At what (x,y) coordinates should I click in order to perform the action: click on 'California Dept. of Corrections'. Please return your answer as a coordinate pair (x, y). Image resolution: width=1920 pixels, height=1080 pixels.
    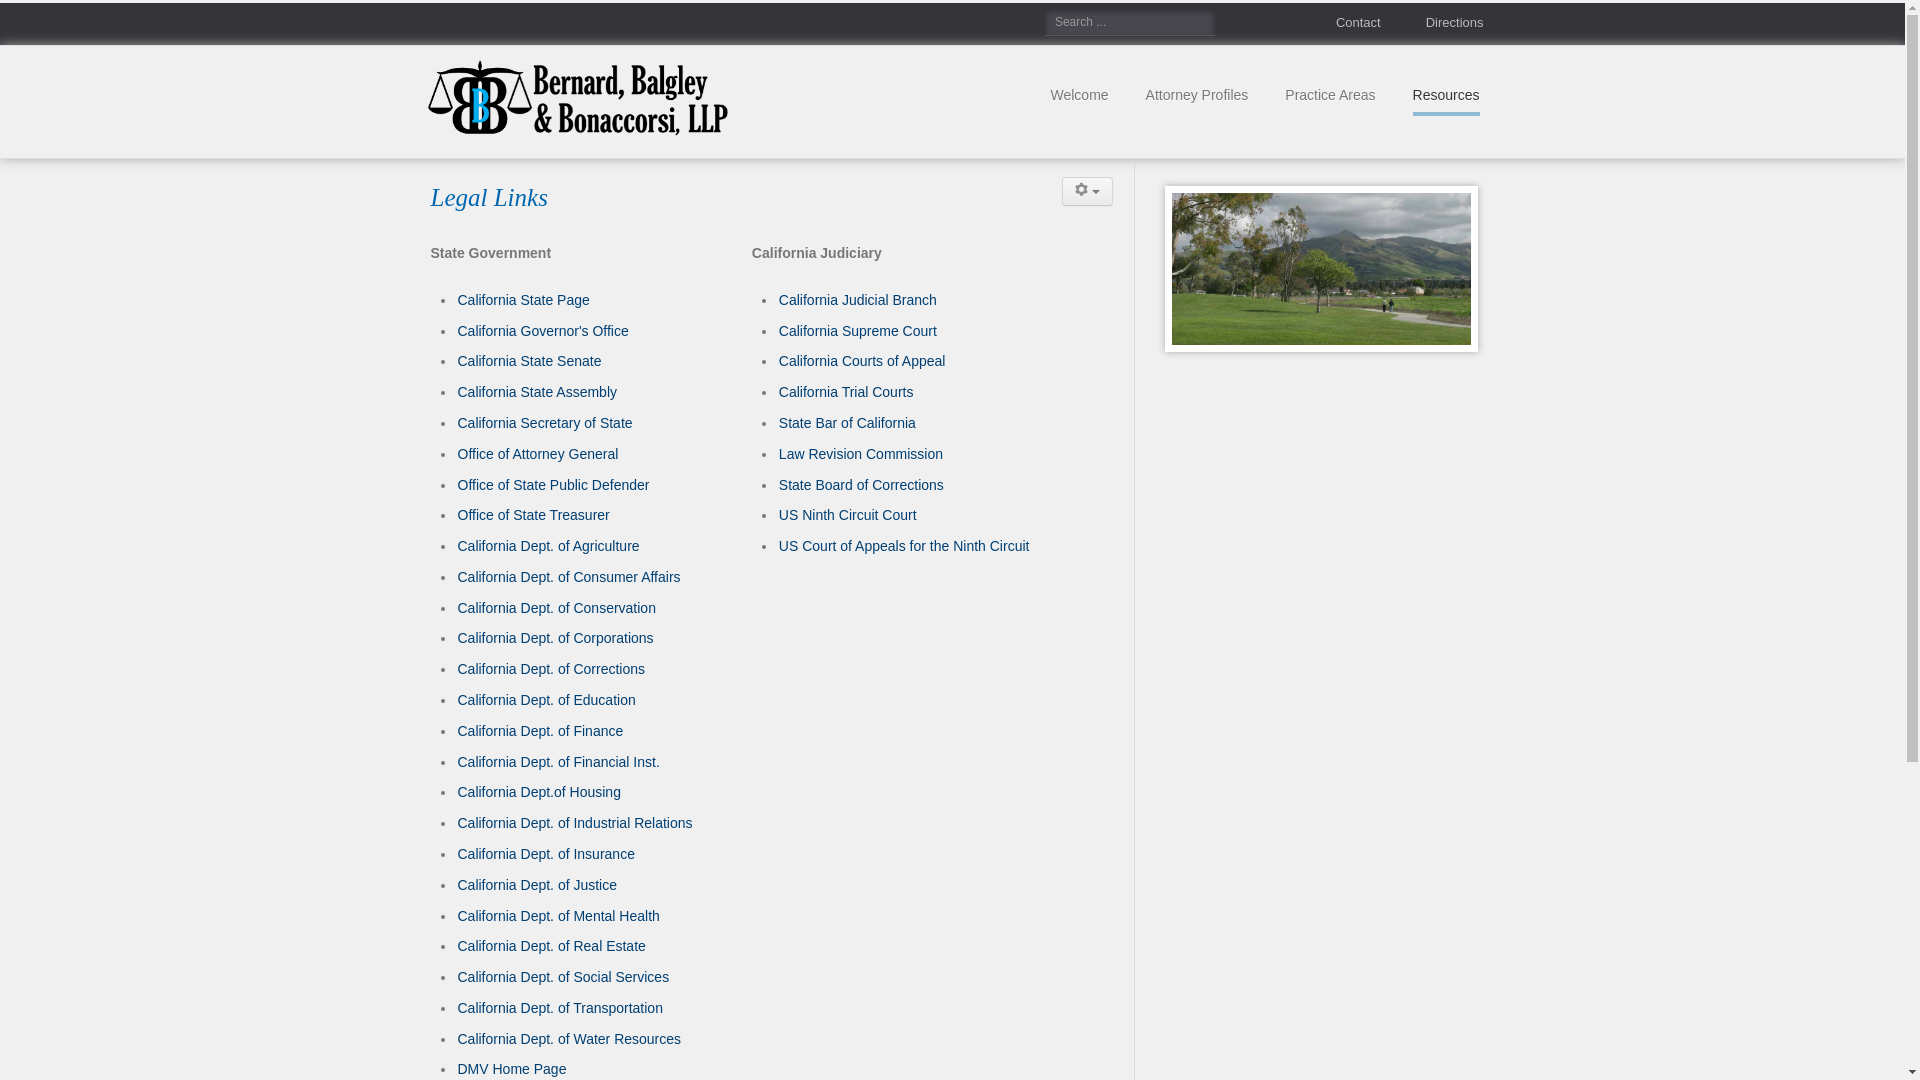
    Looking at the image, I should click on (552, 668).